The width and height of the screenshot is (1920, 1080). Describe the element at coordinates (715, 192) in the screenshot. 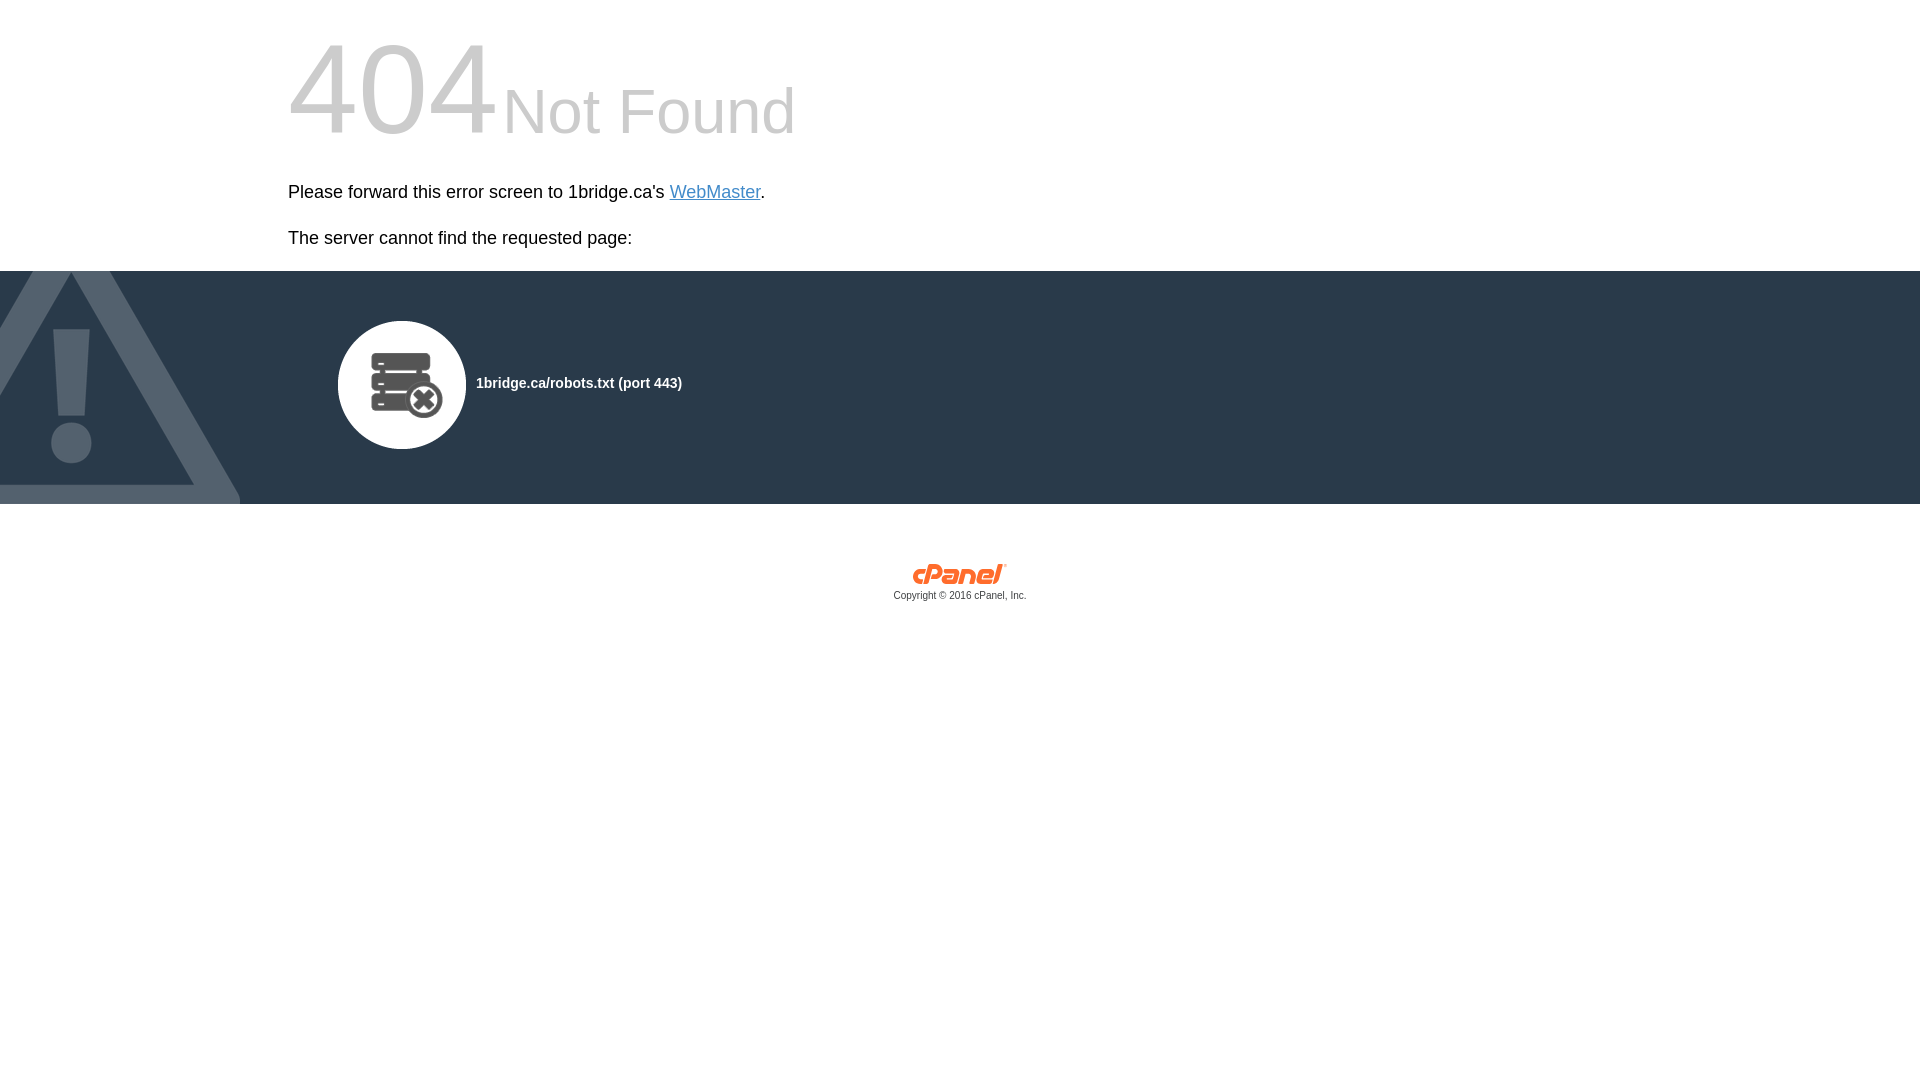

I see `'WebMaster'` at that location.